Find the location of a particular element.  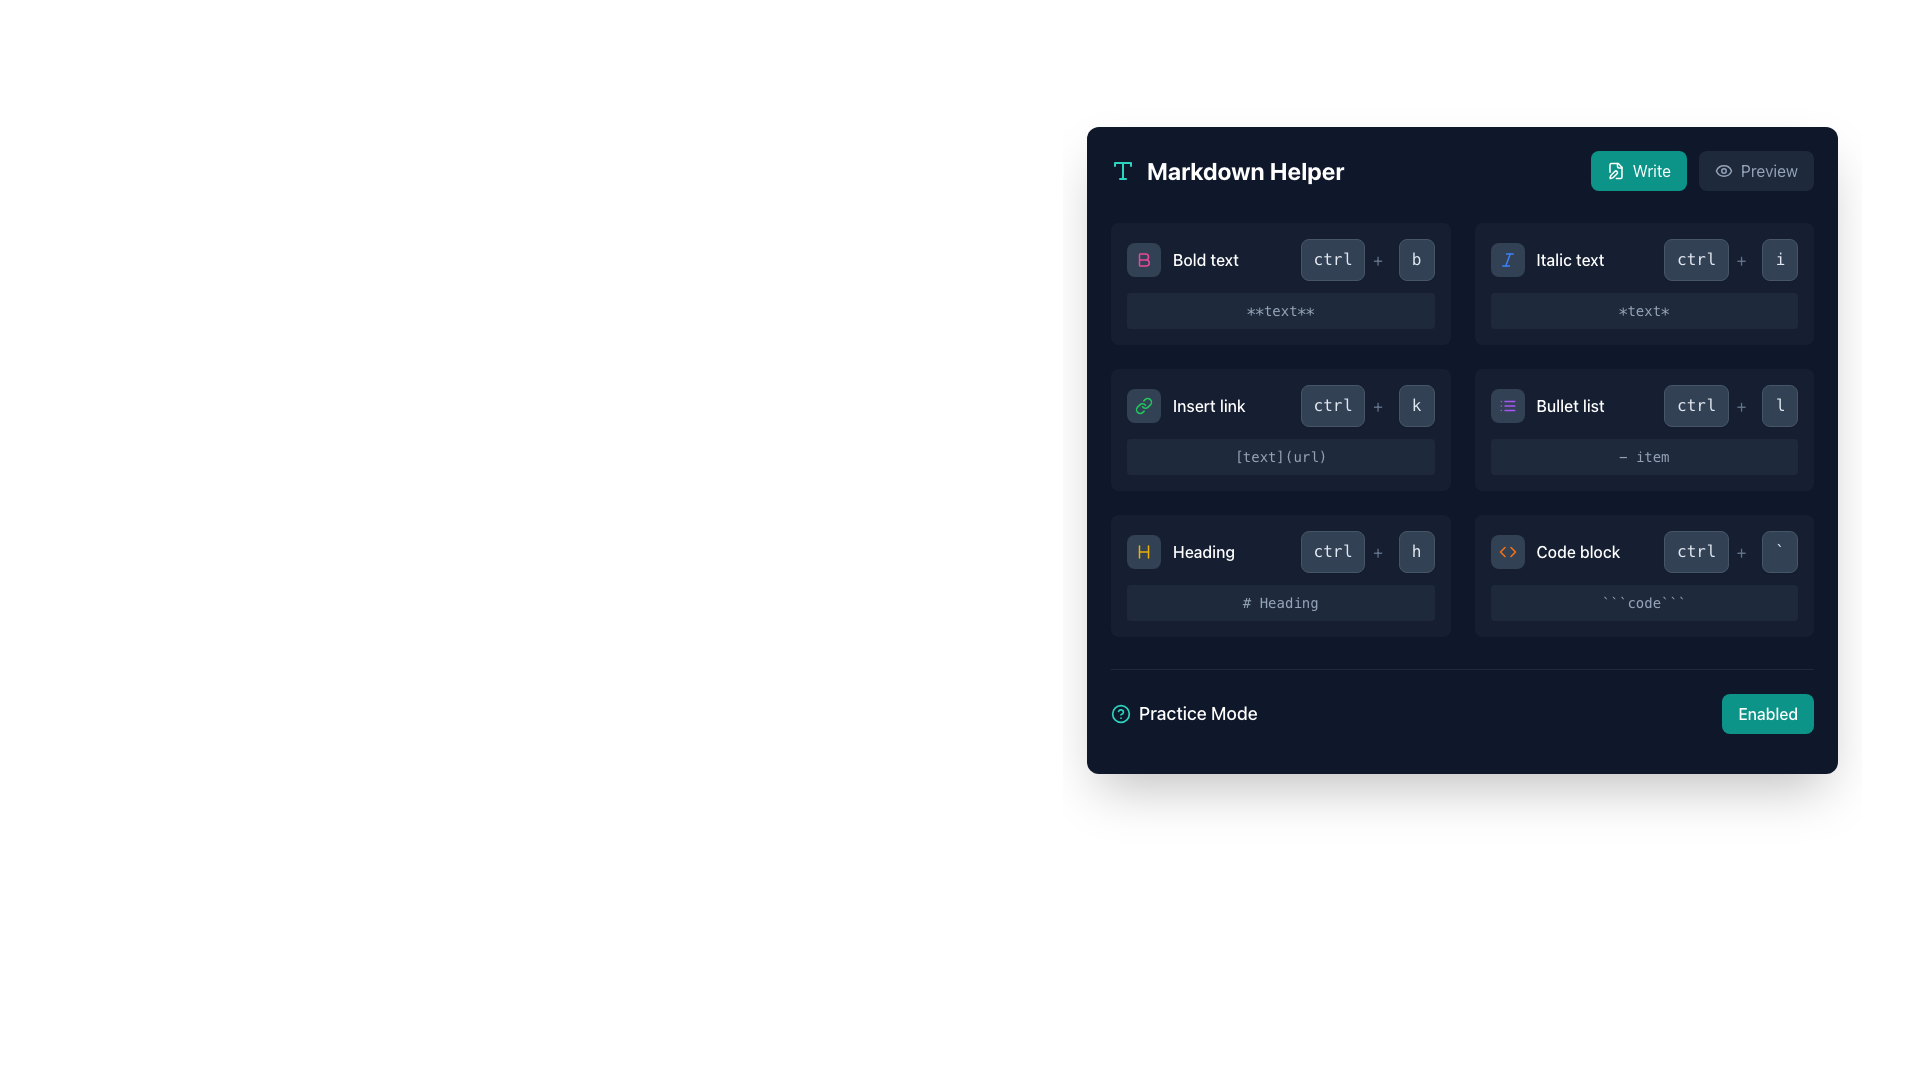

the Keyboard Shortcut Display which shows the keyboard shortcut 'ctrl+h' styled with rounded rectangular borders and a dark background is located at coordinates (1366, 551).